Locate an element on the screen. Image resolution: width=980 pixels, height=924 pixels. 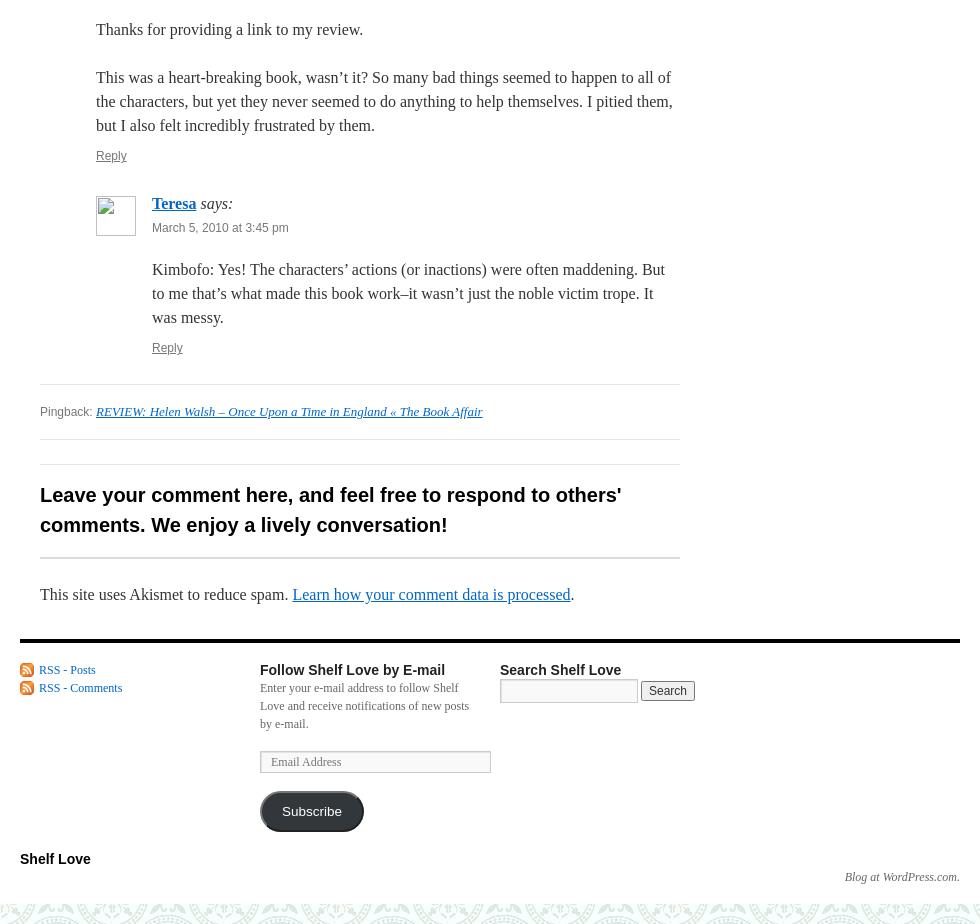
'Subscribe' is located at coordinates (311, 811).